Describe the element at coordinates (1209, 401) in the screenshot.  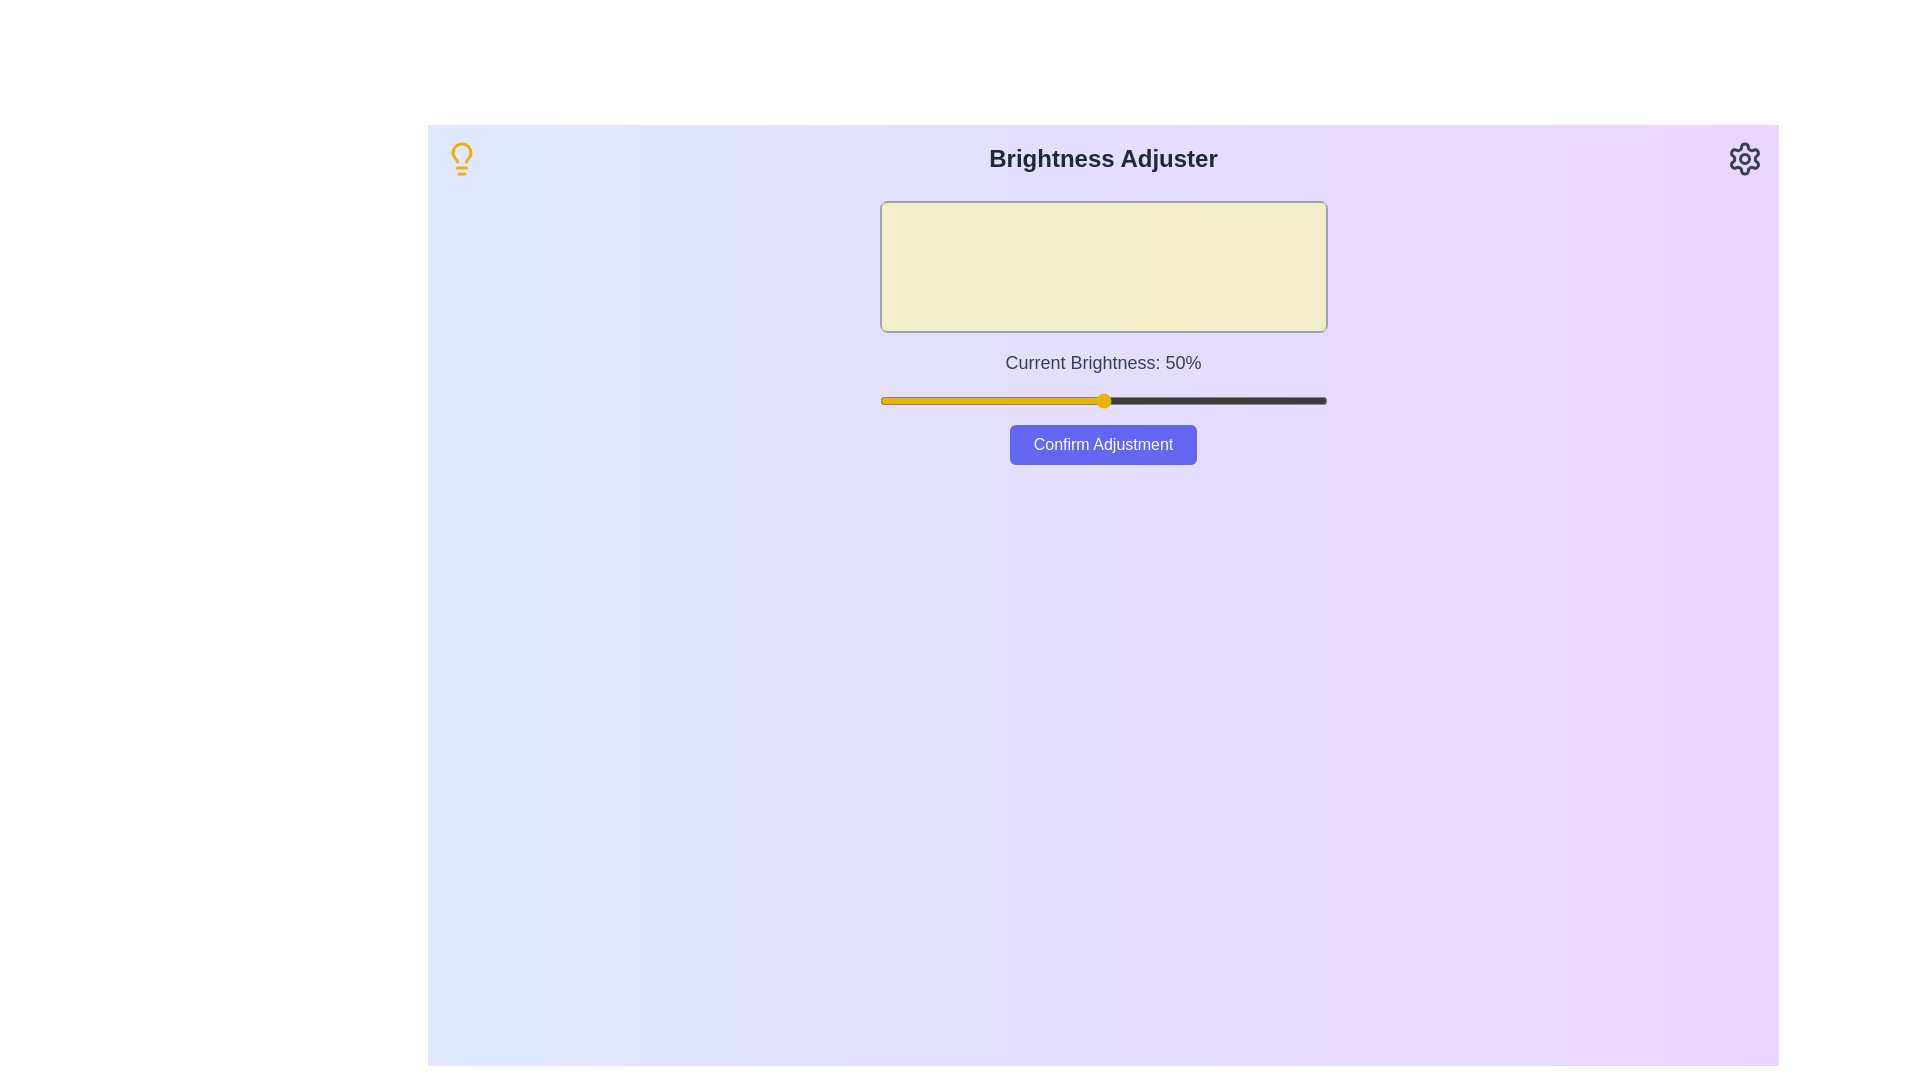
I see `the brightness slider to 74%` at that location.